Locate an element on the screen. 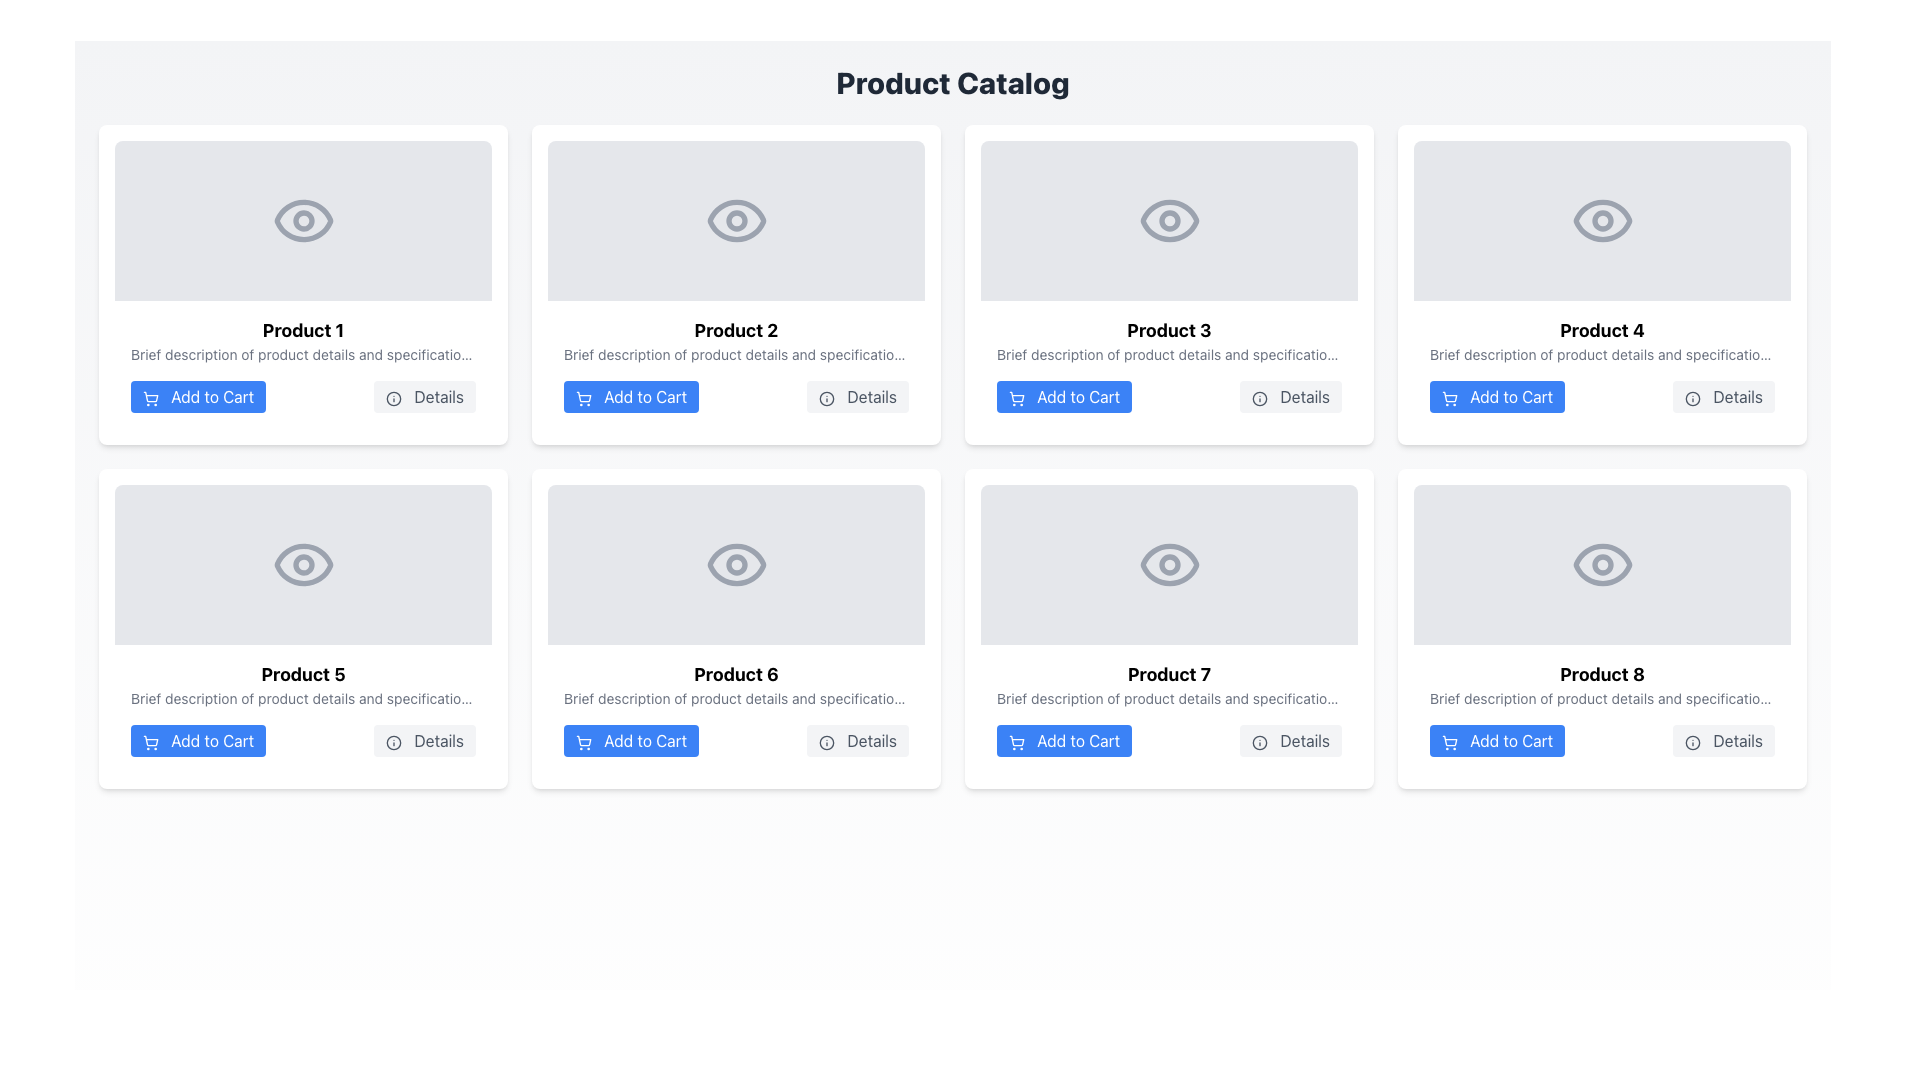  the 'Add to Cart' button located in the third product card of a 2x4 grid layout is located at coordinates (1063, 397).